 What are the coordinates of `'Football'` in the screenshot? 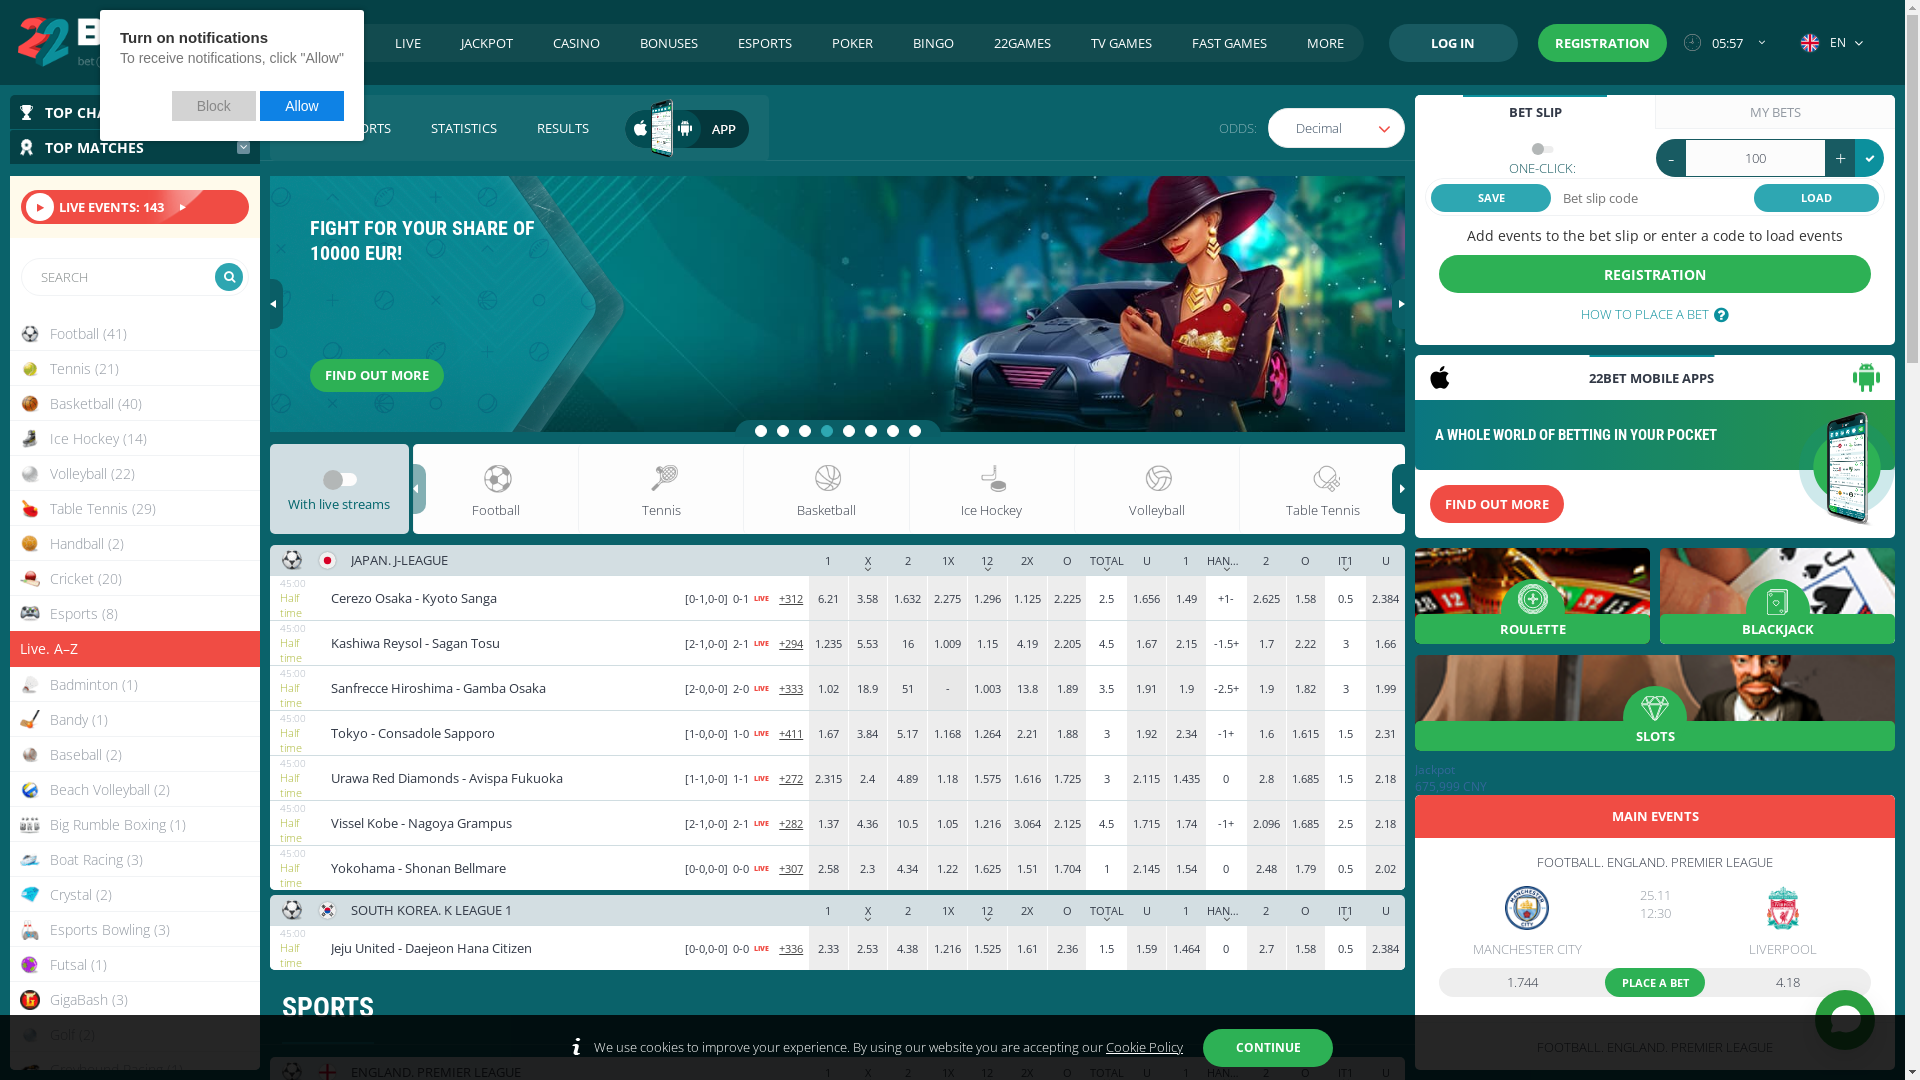 It's located at (495, 489).